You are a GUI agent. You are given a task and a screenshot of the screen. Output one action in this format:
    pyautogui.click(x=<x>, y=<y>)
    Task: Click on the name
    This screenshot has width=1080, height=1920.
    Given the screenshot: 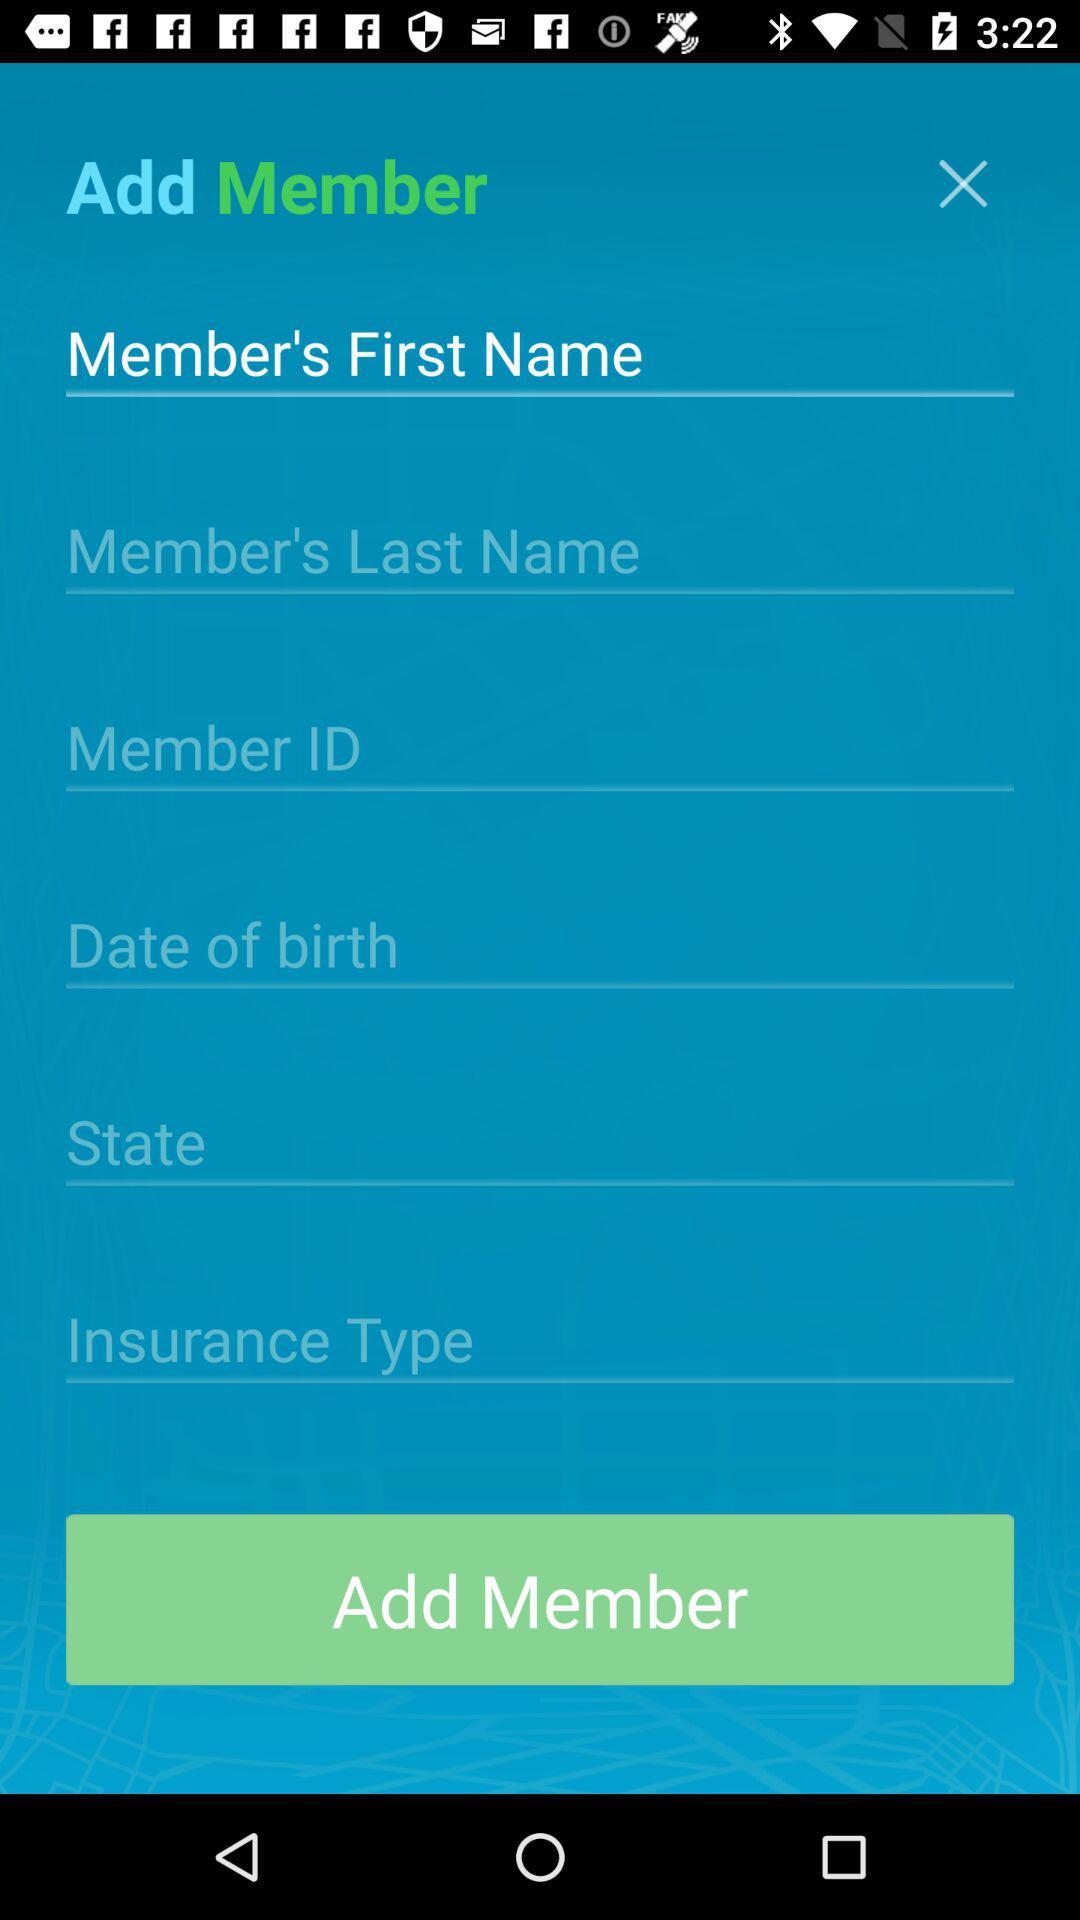 What is the action you would take?
    pyautogui.click(x=540, y=350)
    